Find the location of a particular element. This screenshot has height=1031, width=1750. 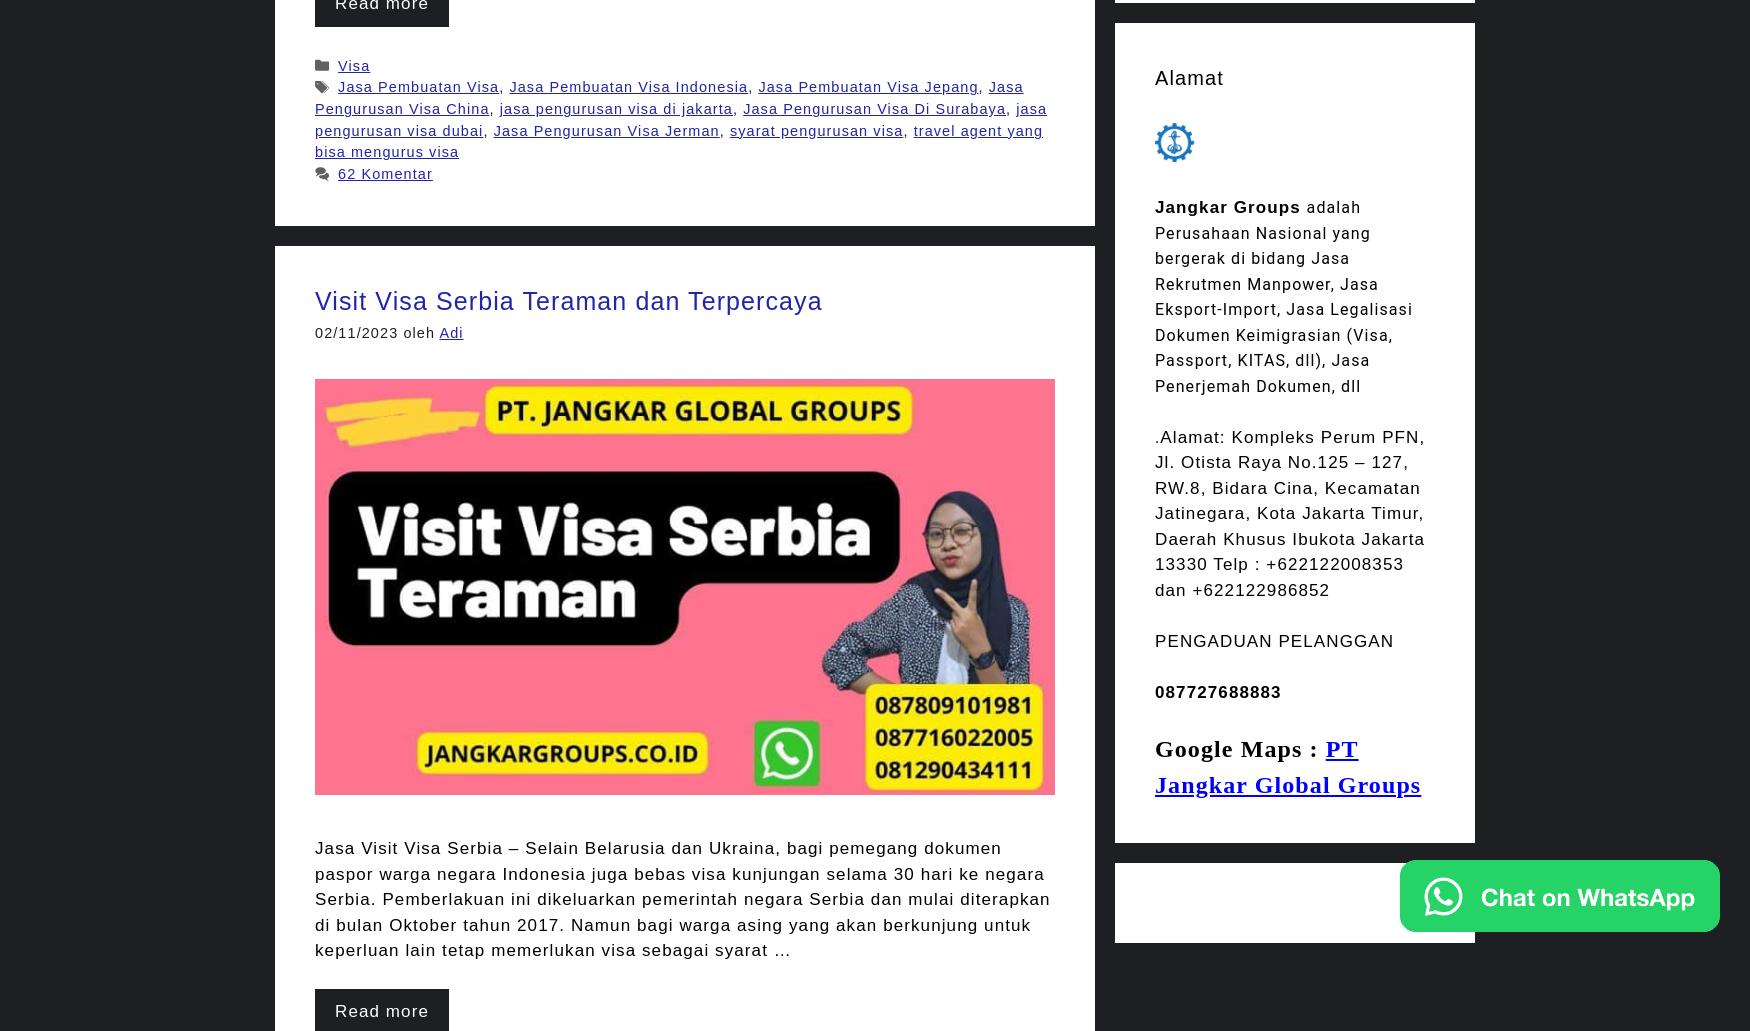

'Telp : +622122008353' is located at coordinates (1307, 563).